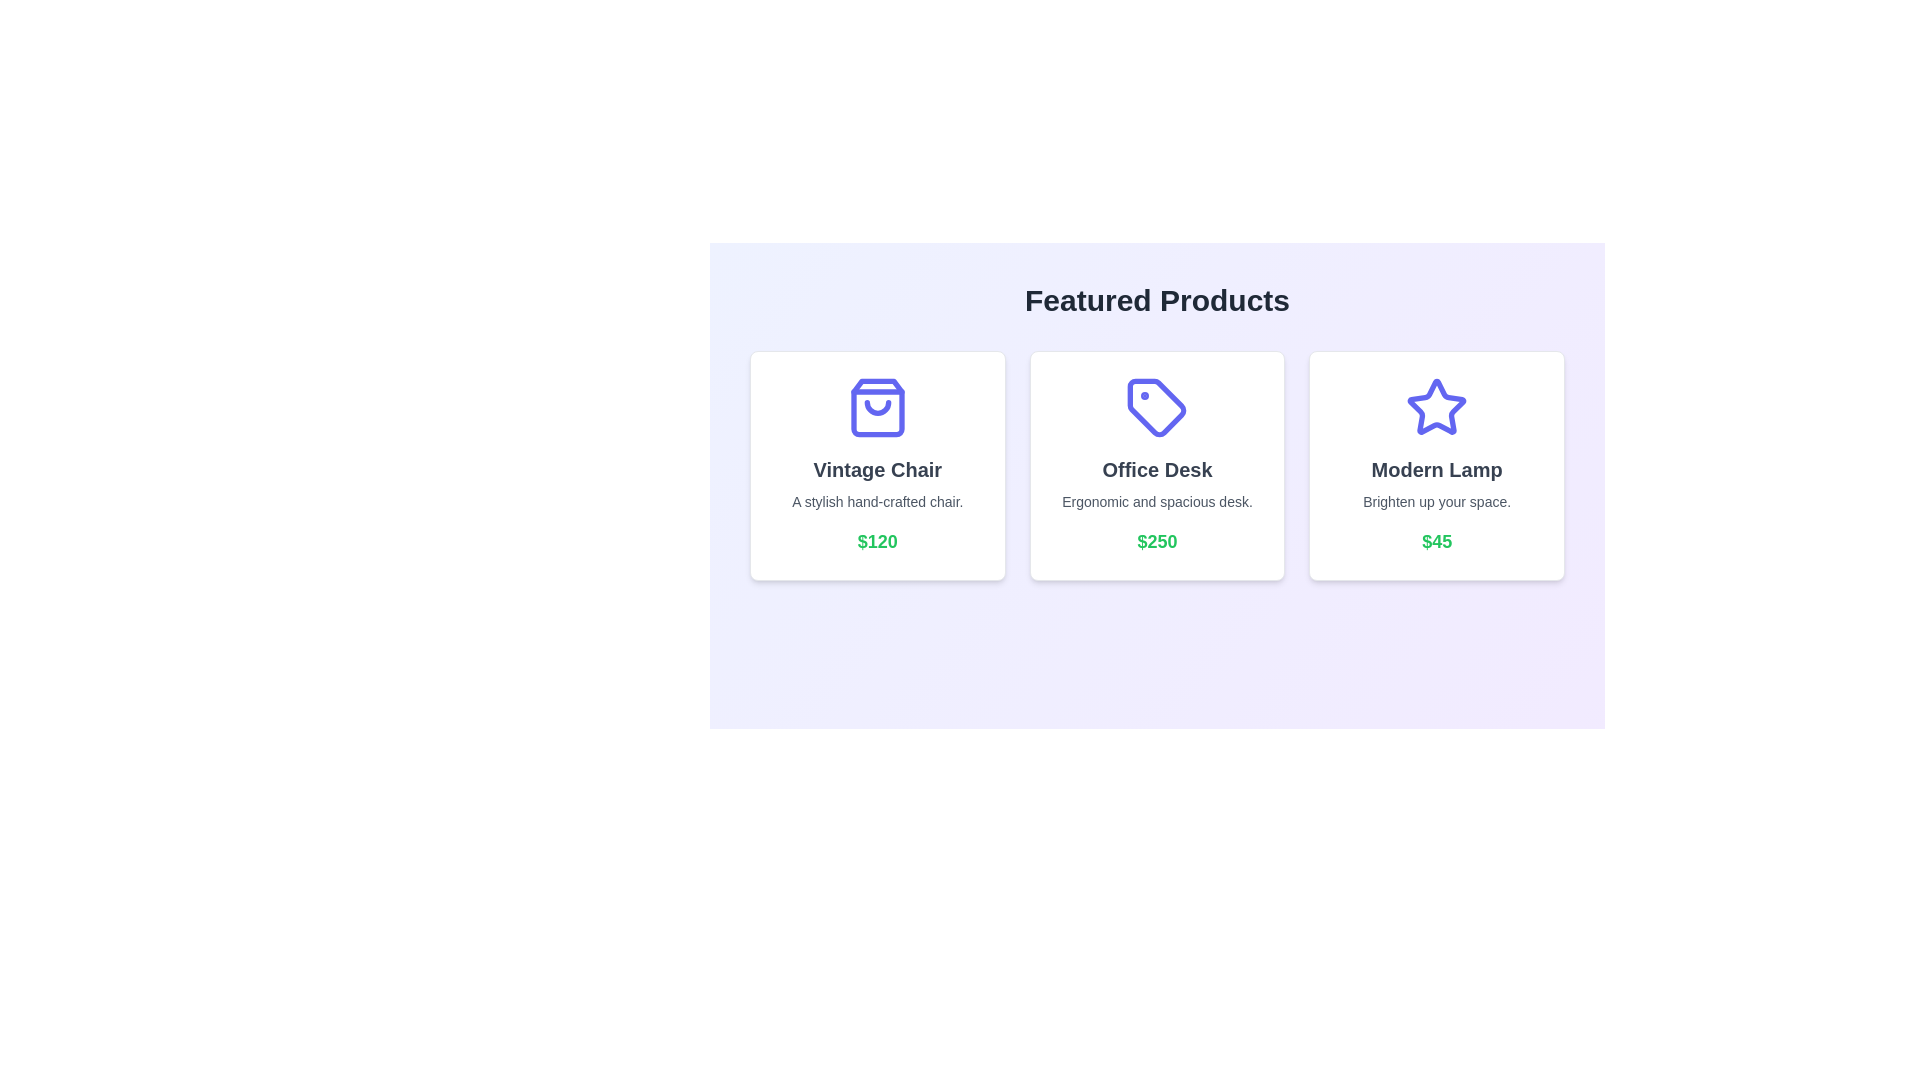 Image resolution: width=1920 pixels, height=1080 pixels. I want to click on the text label providing a brief descriptive tagline for the office desk, so click(1157, 500).